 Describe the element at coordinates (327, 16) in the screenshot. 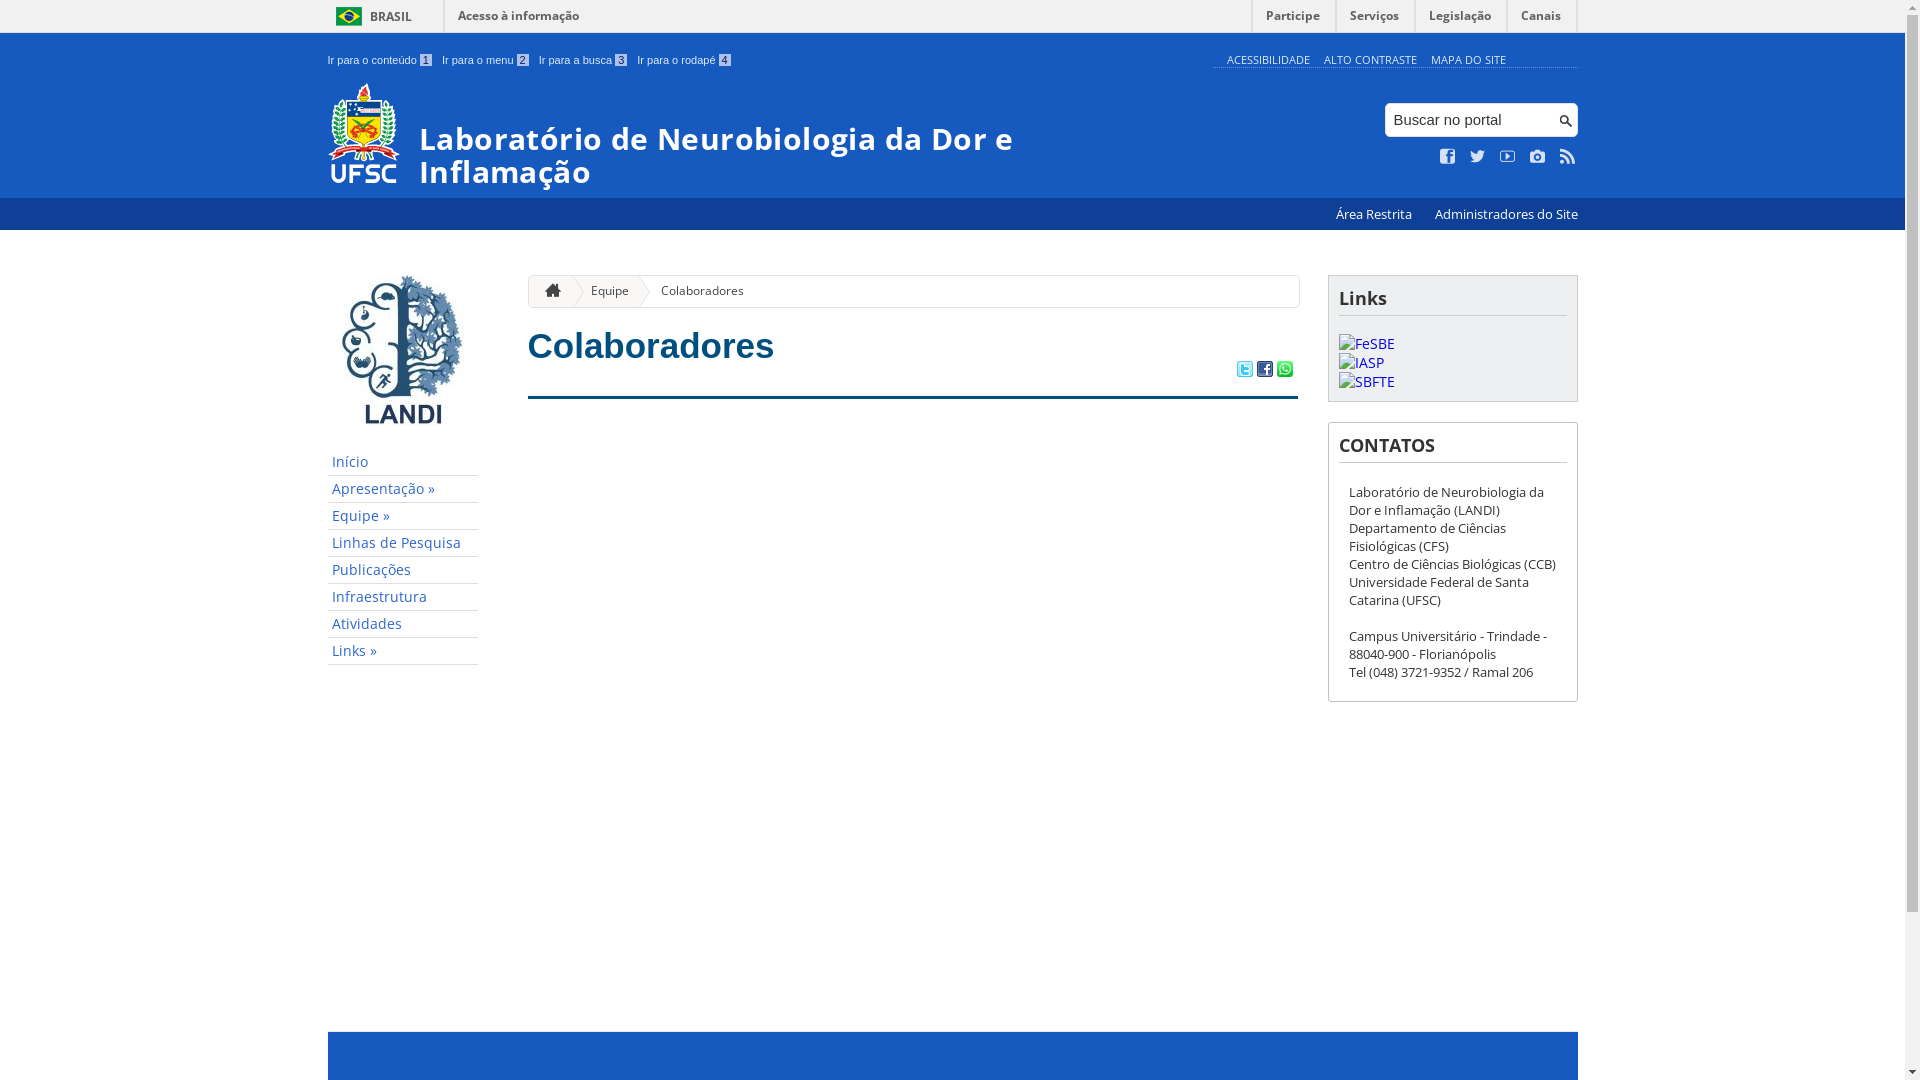

I see `'BRASIL'` at that location.